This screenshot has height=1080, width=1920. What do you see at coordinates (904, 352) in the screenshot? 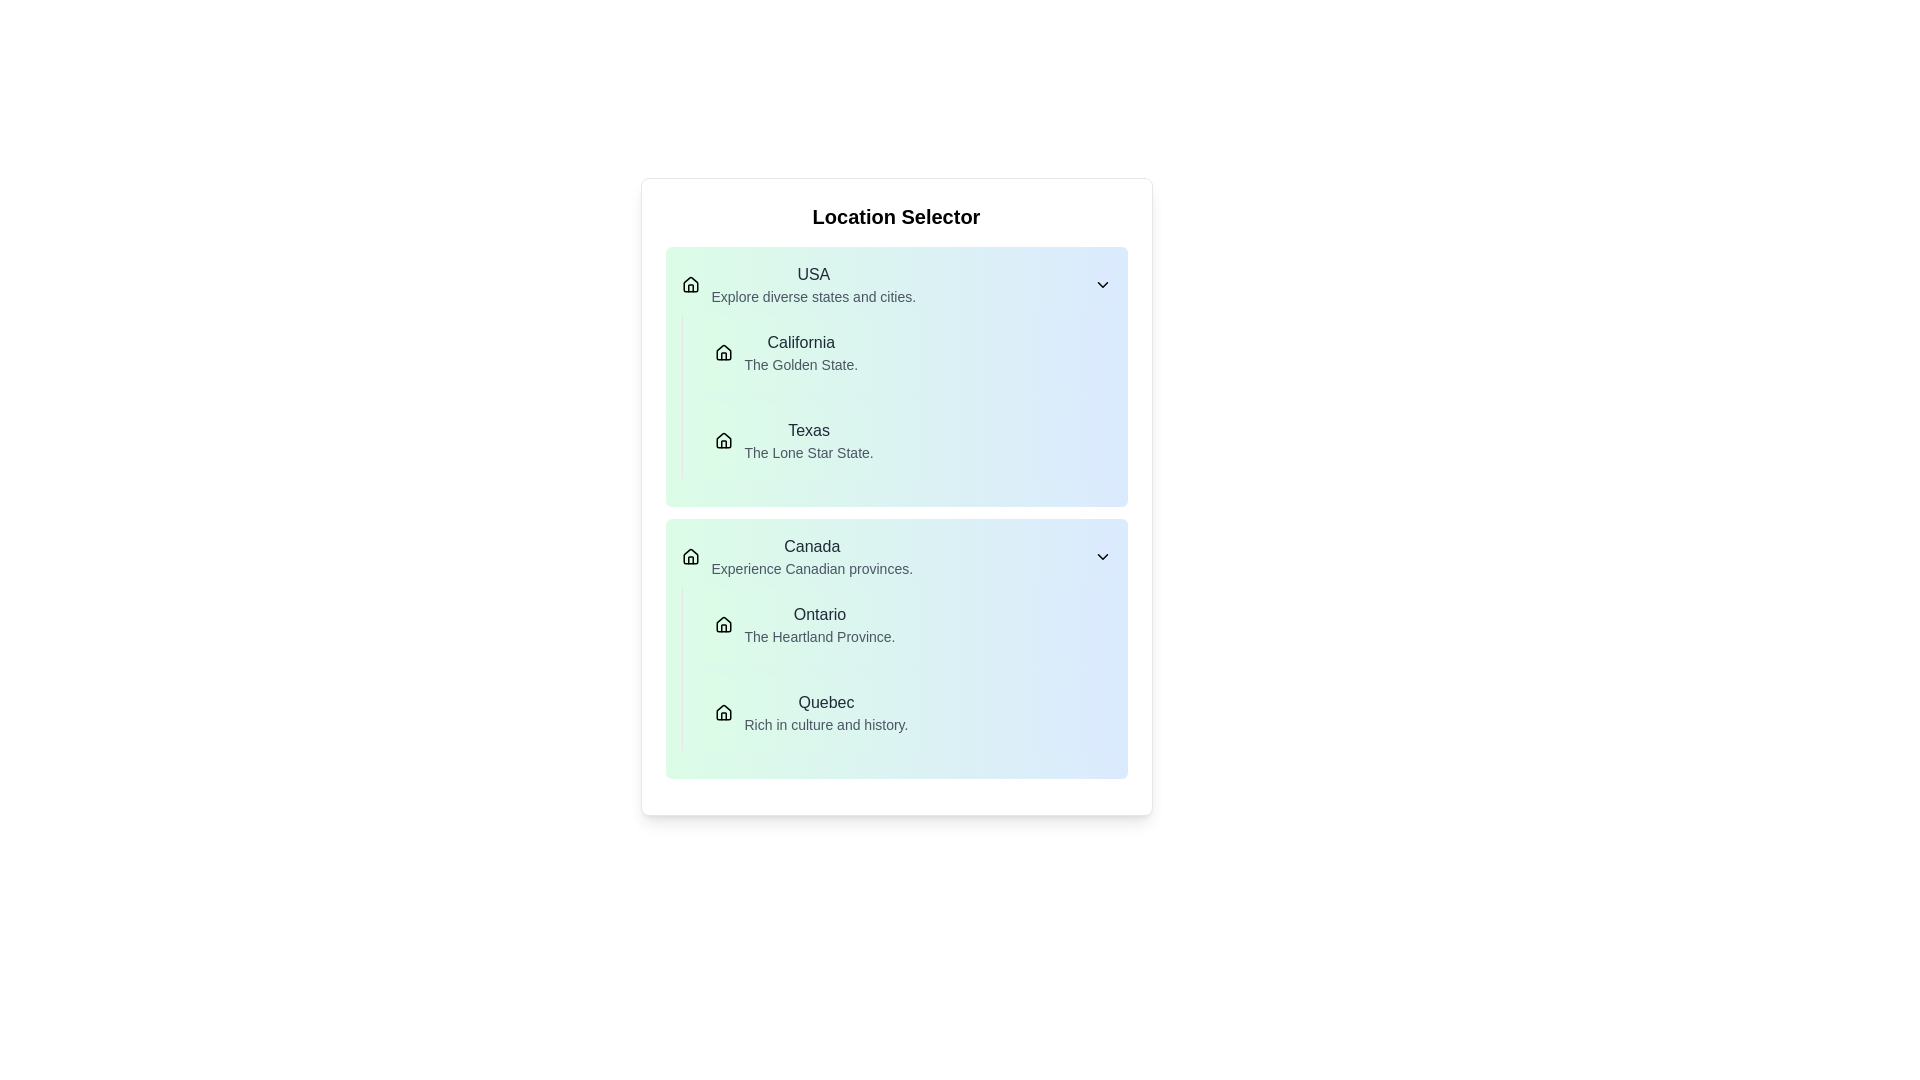
I see `the California entry in the location selection interface` at bounding box center [904, 352].